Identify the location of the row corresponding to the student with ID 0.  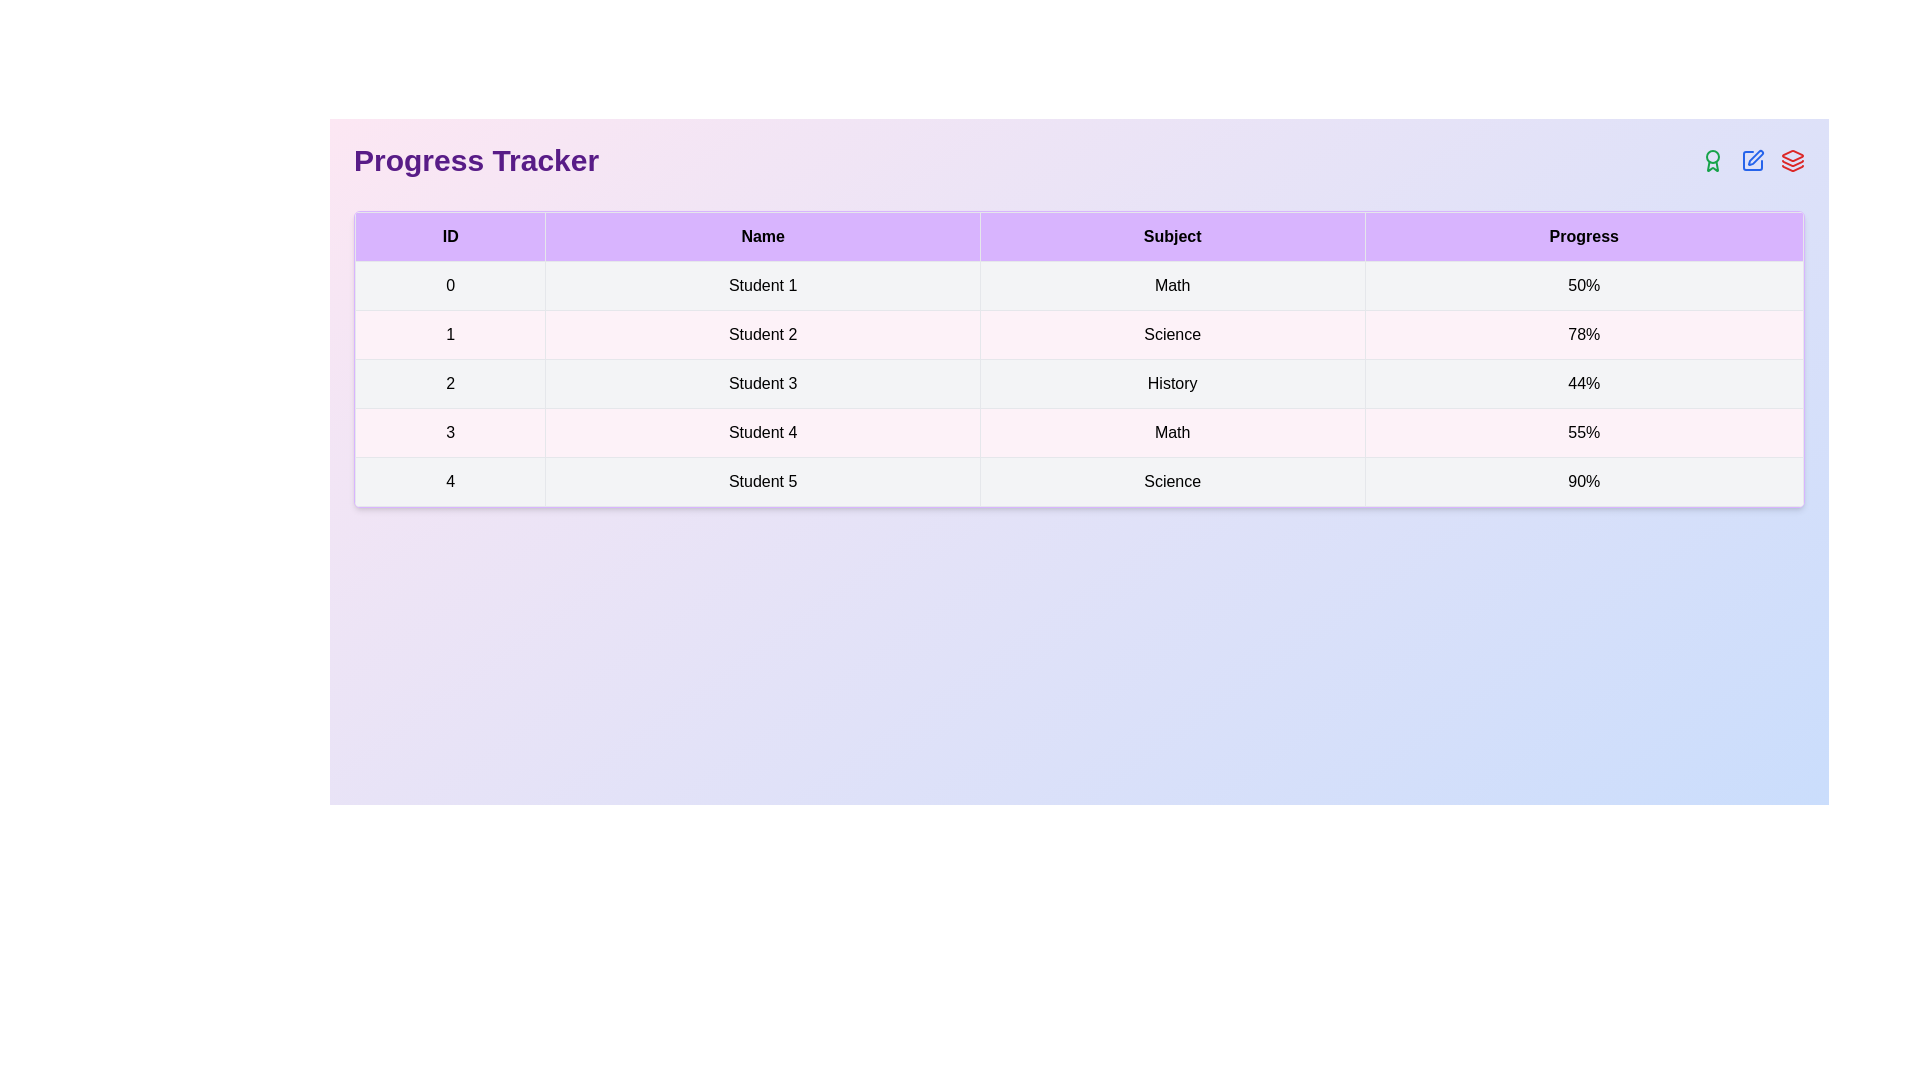
(1078, 285).